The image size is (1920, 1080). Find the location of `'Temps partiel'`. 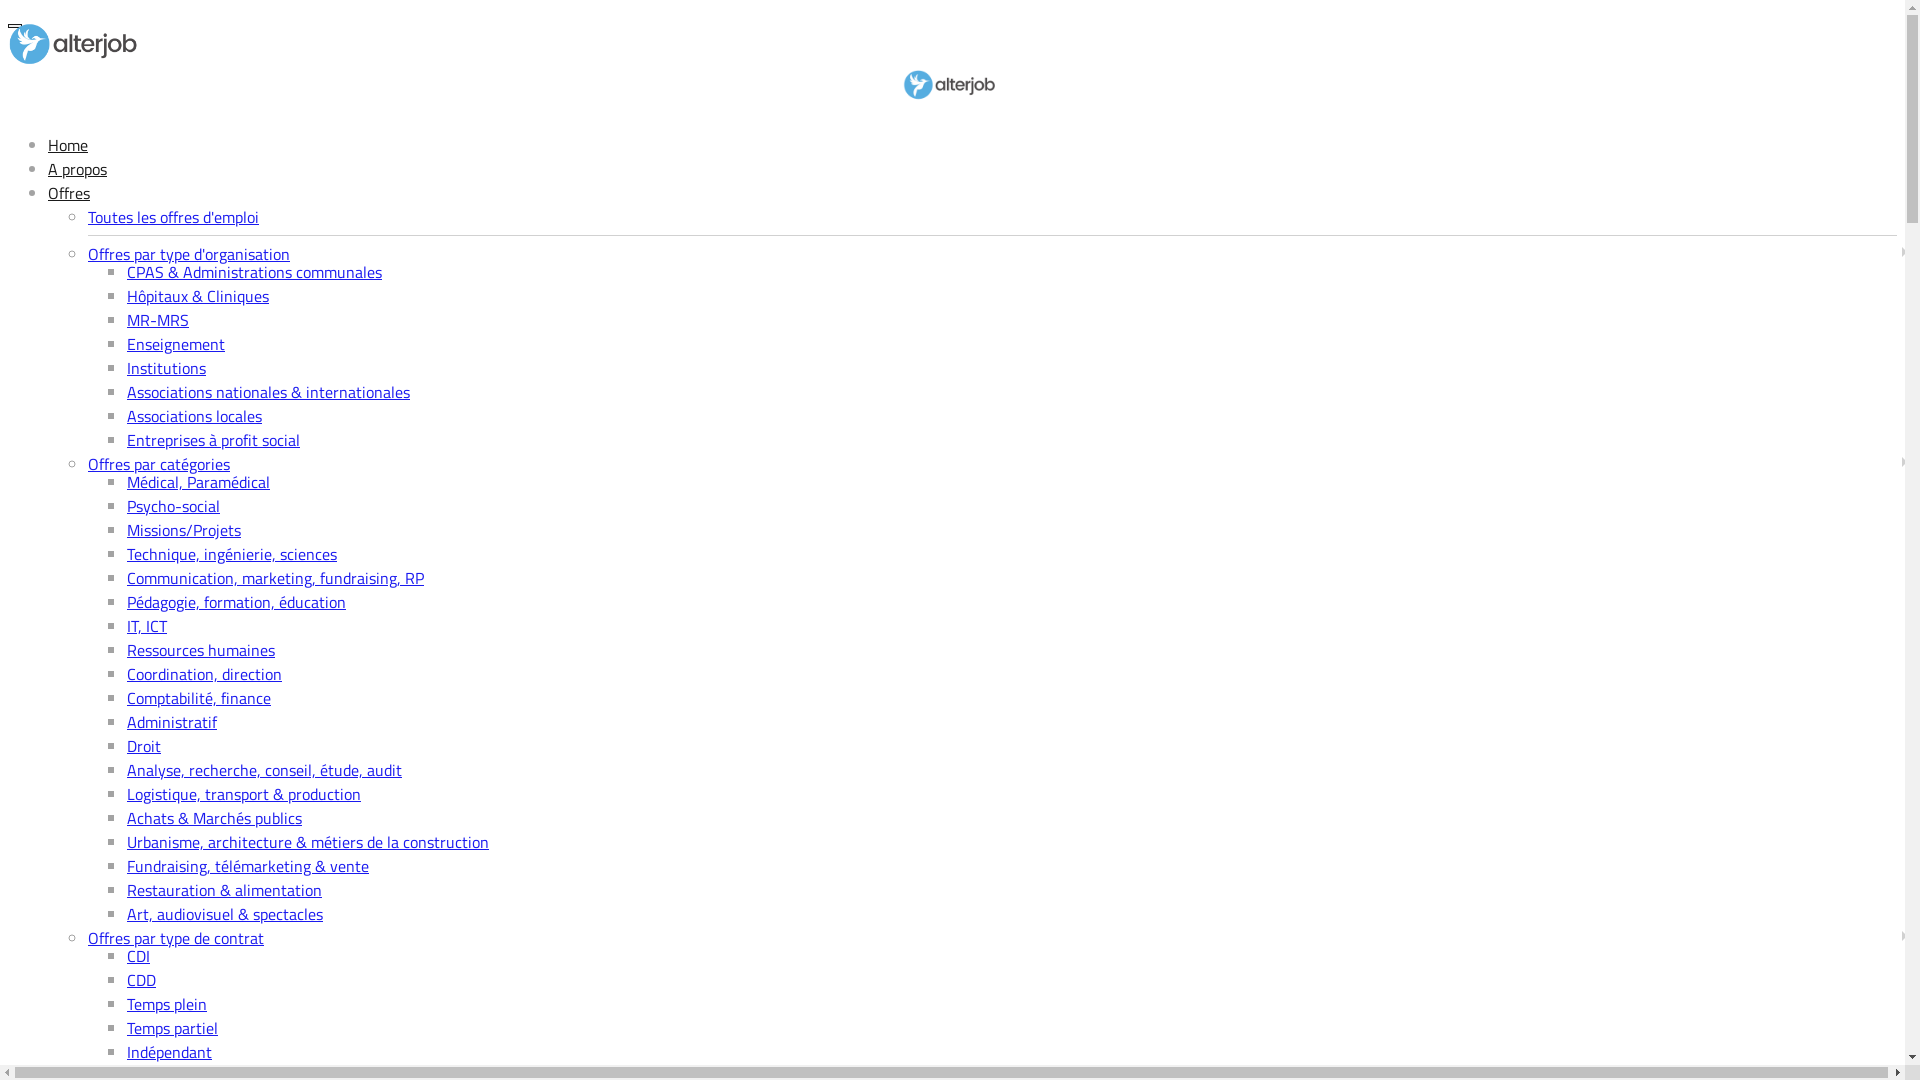

'Temps partiel' is located at coordinates (172, 1028).